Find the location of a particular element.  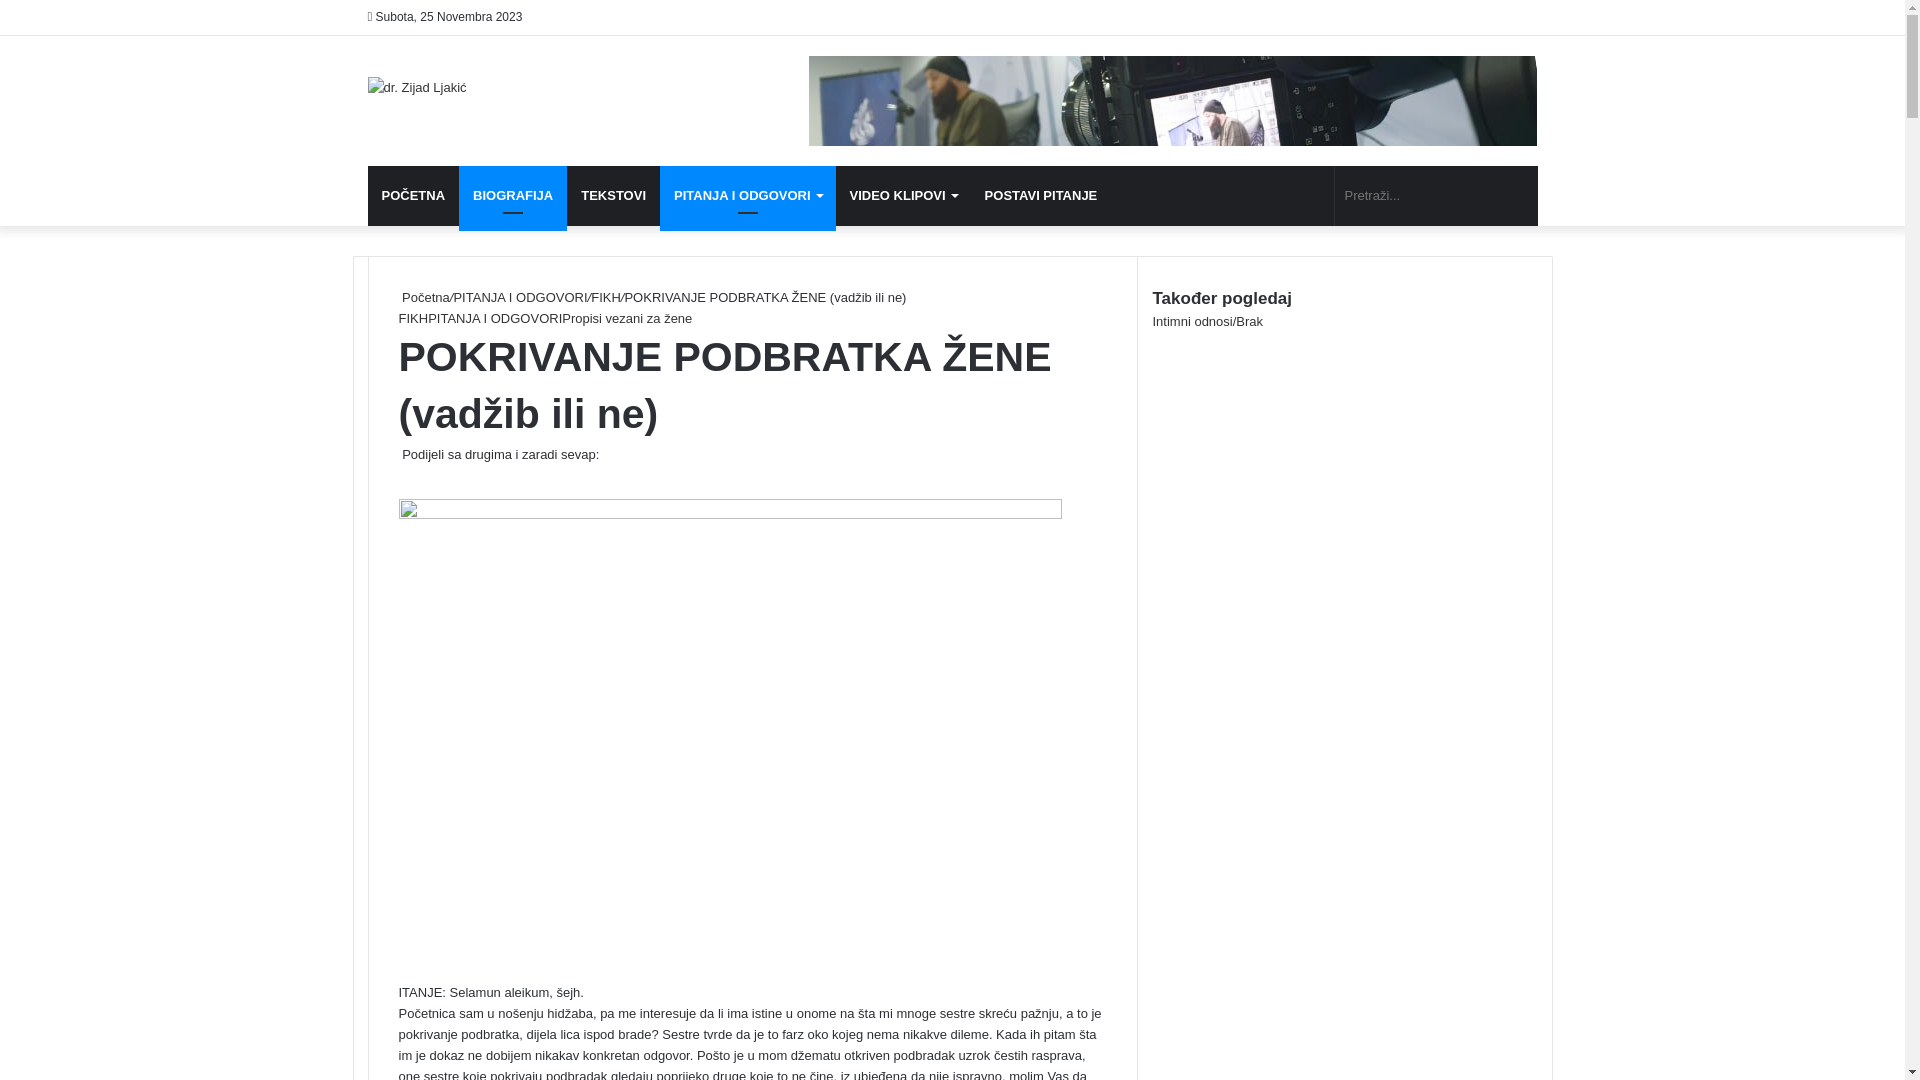

'Facebook' is located at coordinates (399, 475).